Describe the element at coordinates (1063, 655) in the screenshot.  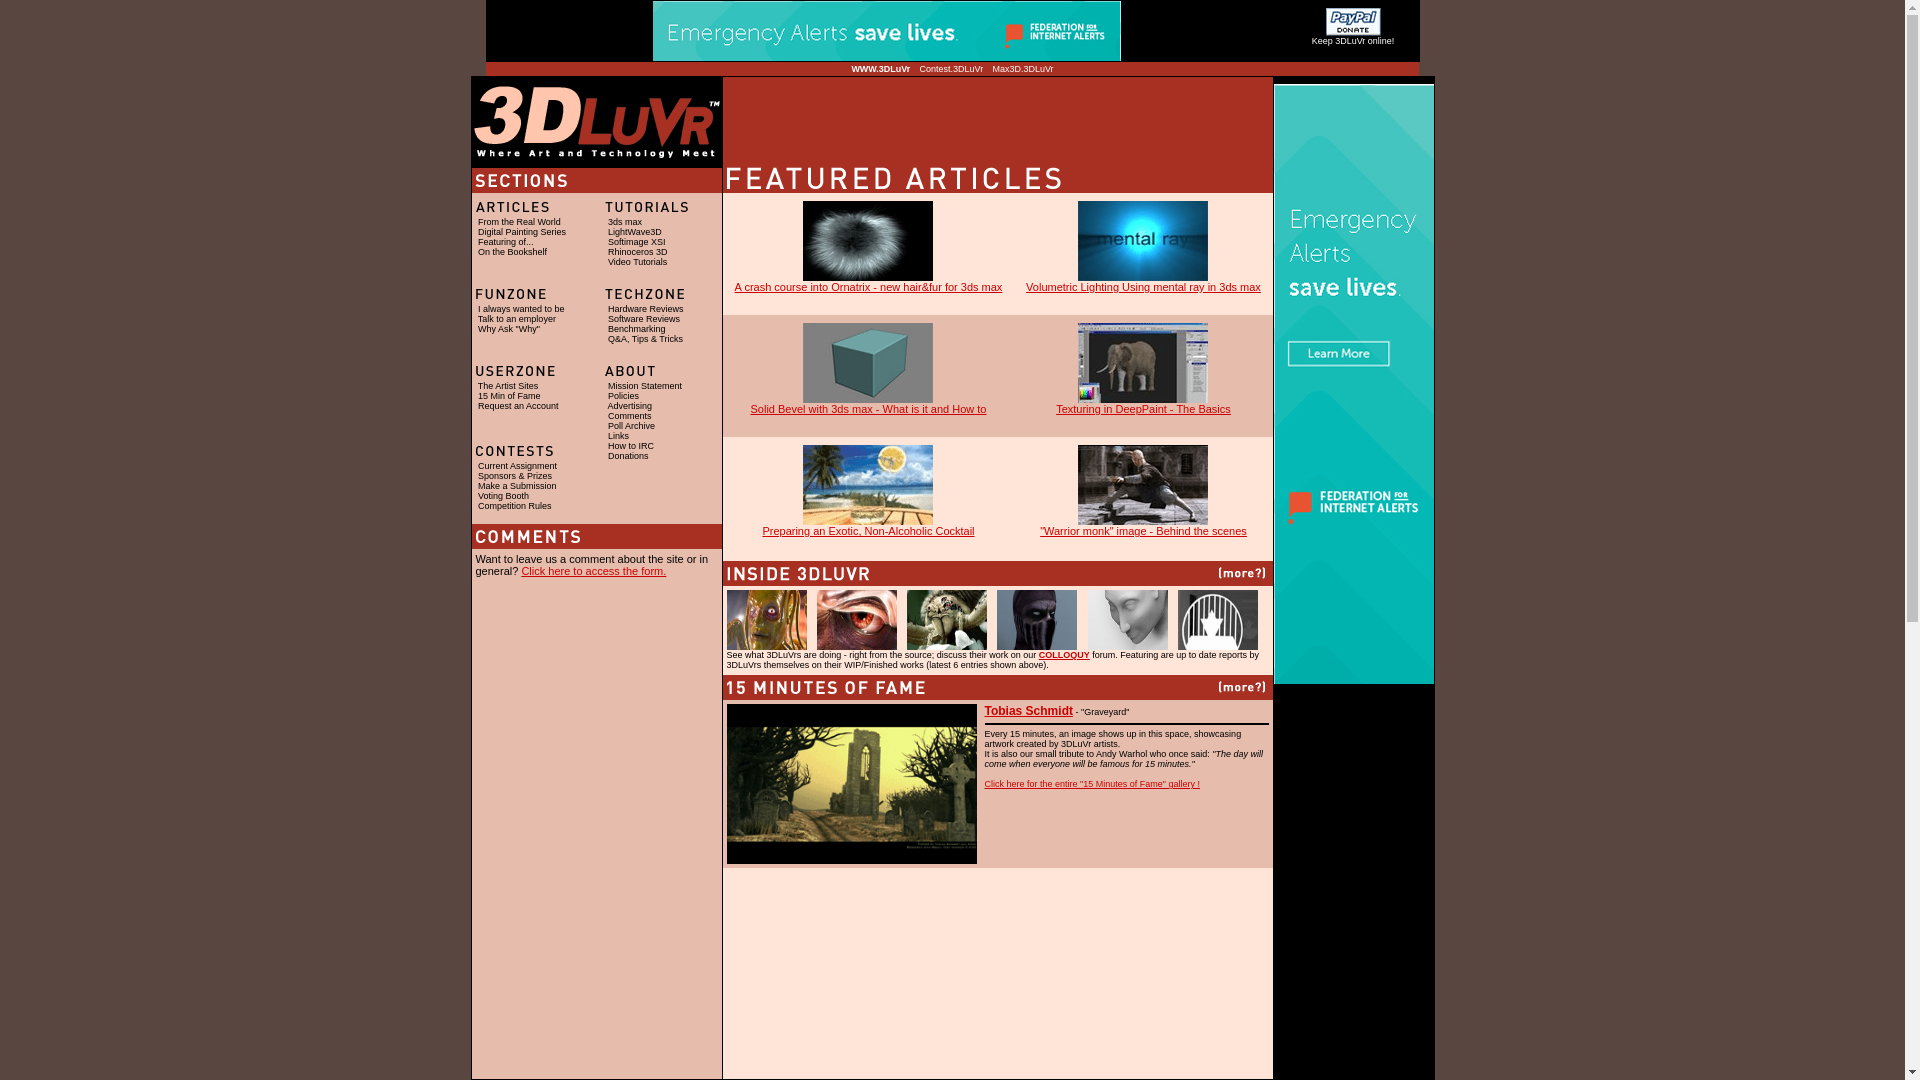
I see `'COLLOQUY'` at that location.